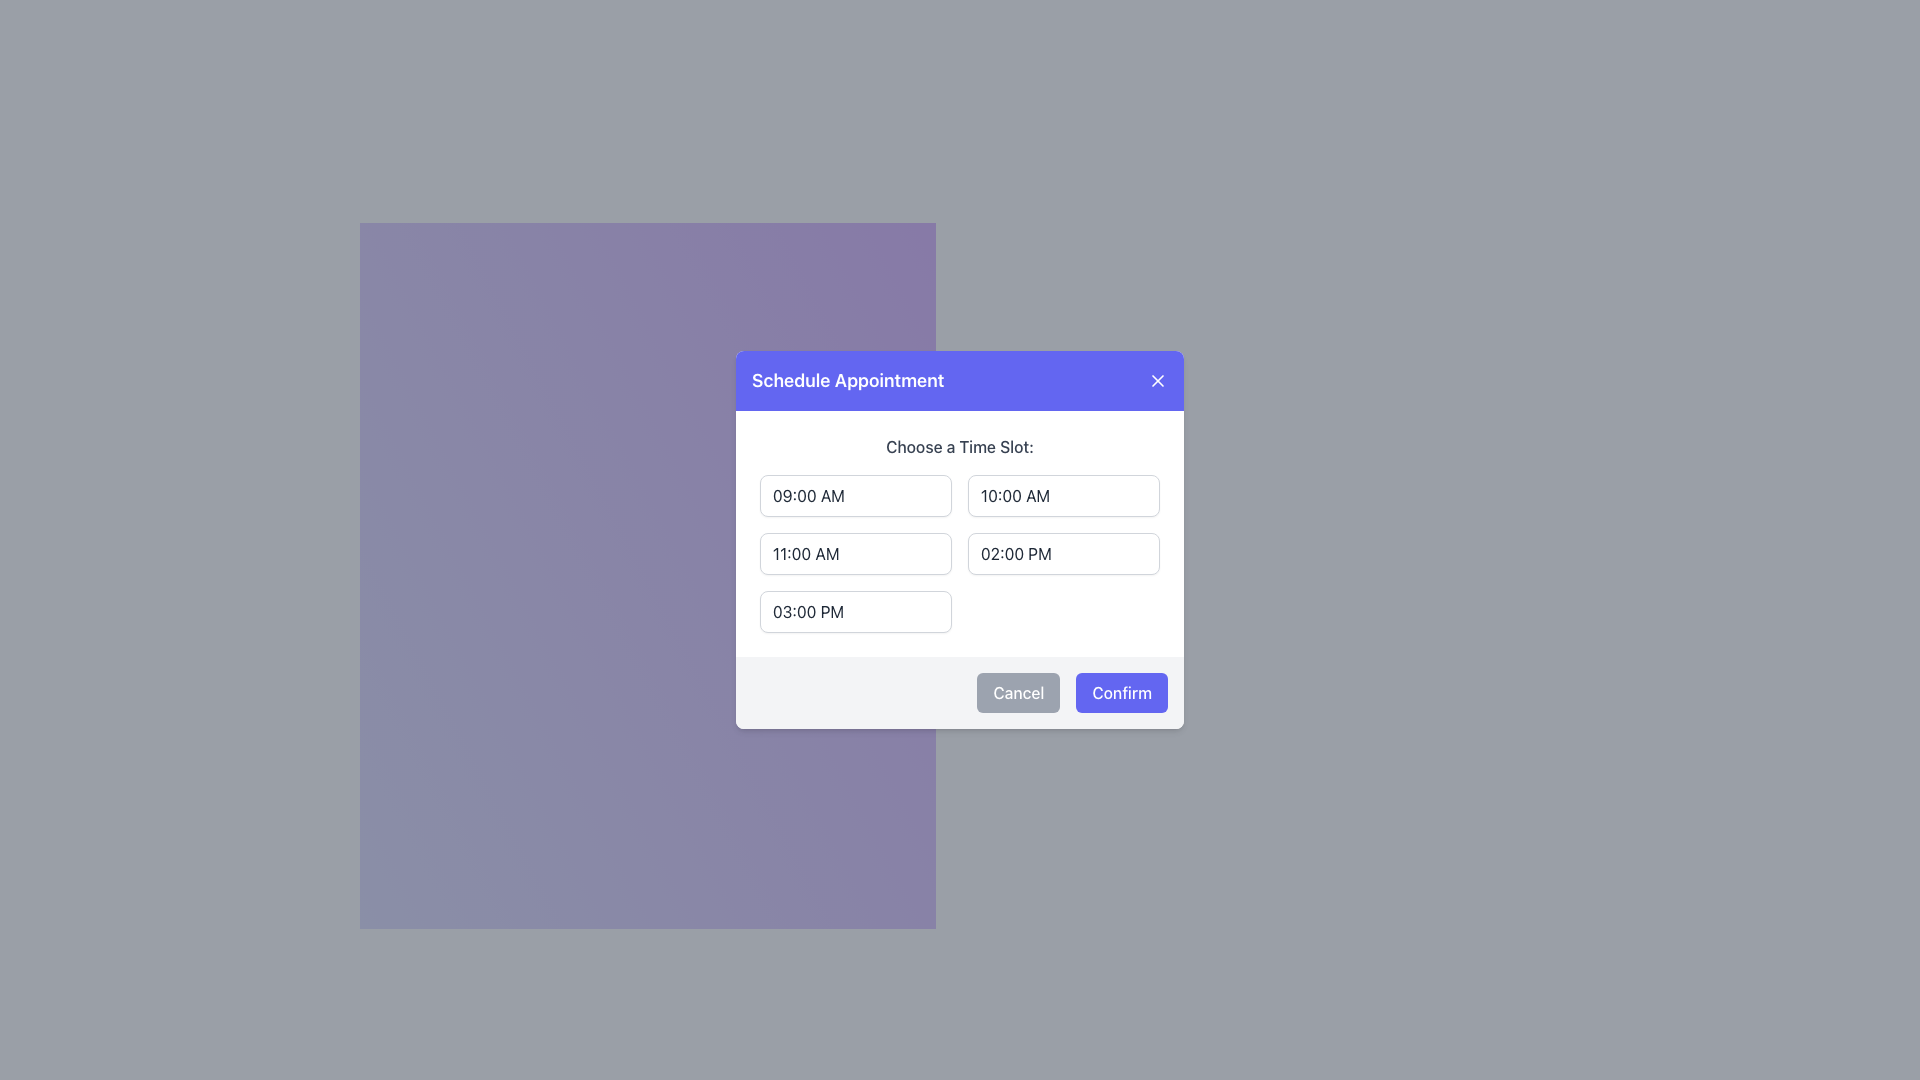 This screenshot has height=1080, width=1920. I want to click on the close button represented by an 'X' icon at the top-right corner of the modal header titled 'Schedule Appointment', so click(1157, 381).